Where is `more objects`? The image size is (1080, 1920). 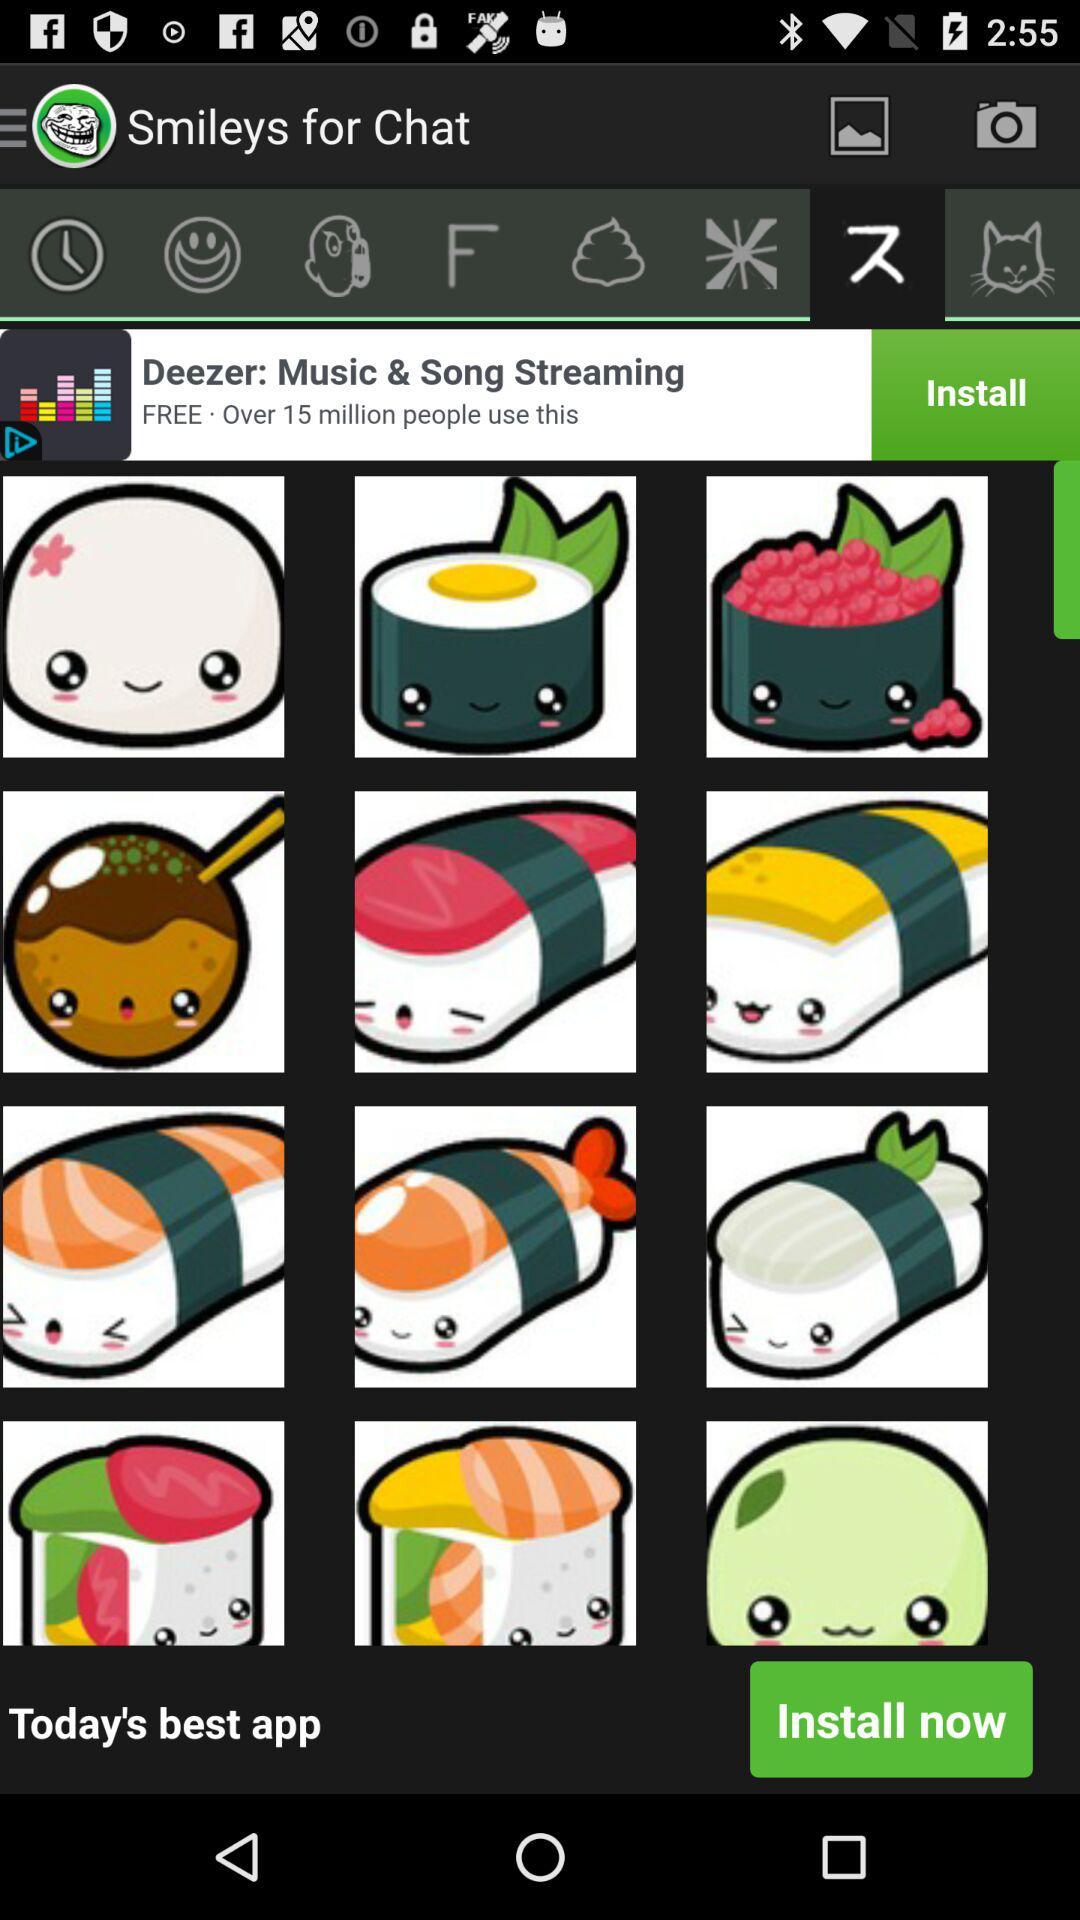 more objects is located at coordinates (66, 253).